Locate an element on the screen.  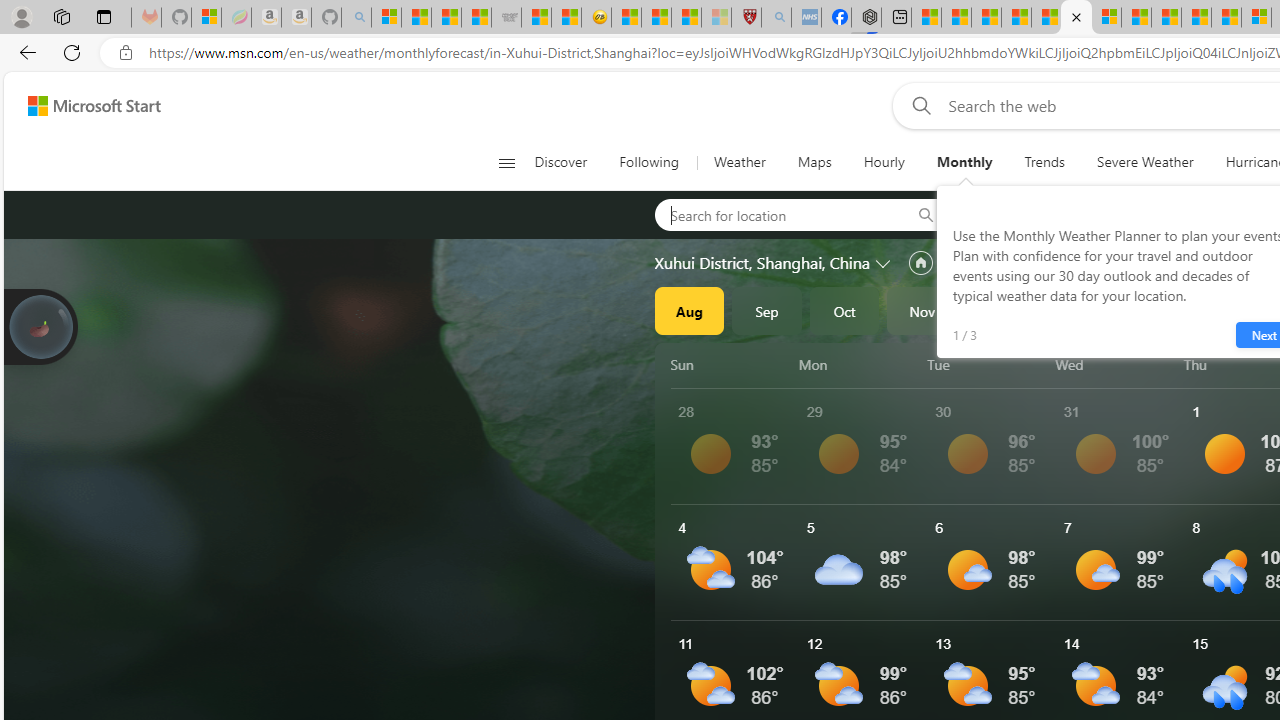
'Mar' is located at coordinates (1232, 311).